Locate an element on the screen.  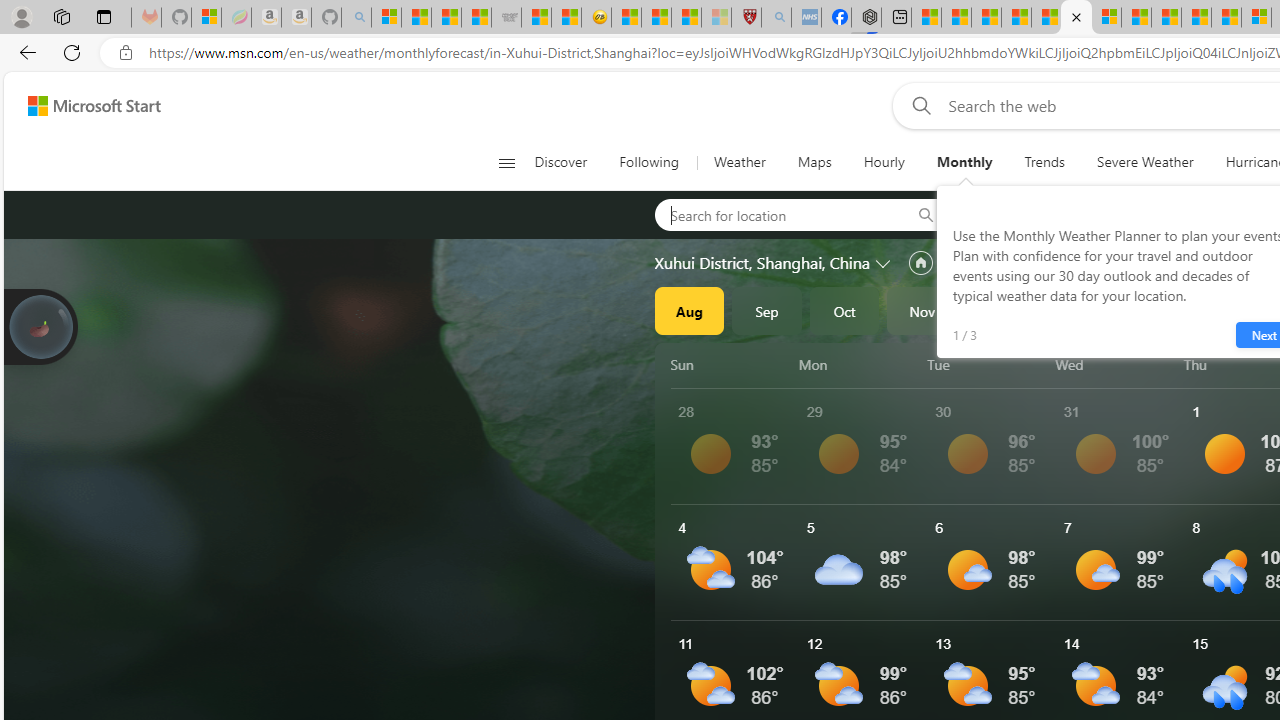
'Mar' is located at coordinates (1232, 311).